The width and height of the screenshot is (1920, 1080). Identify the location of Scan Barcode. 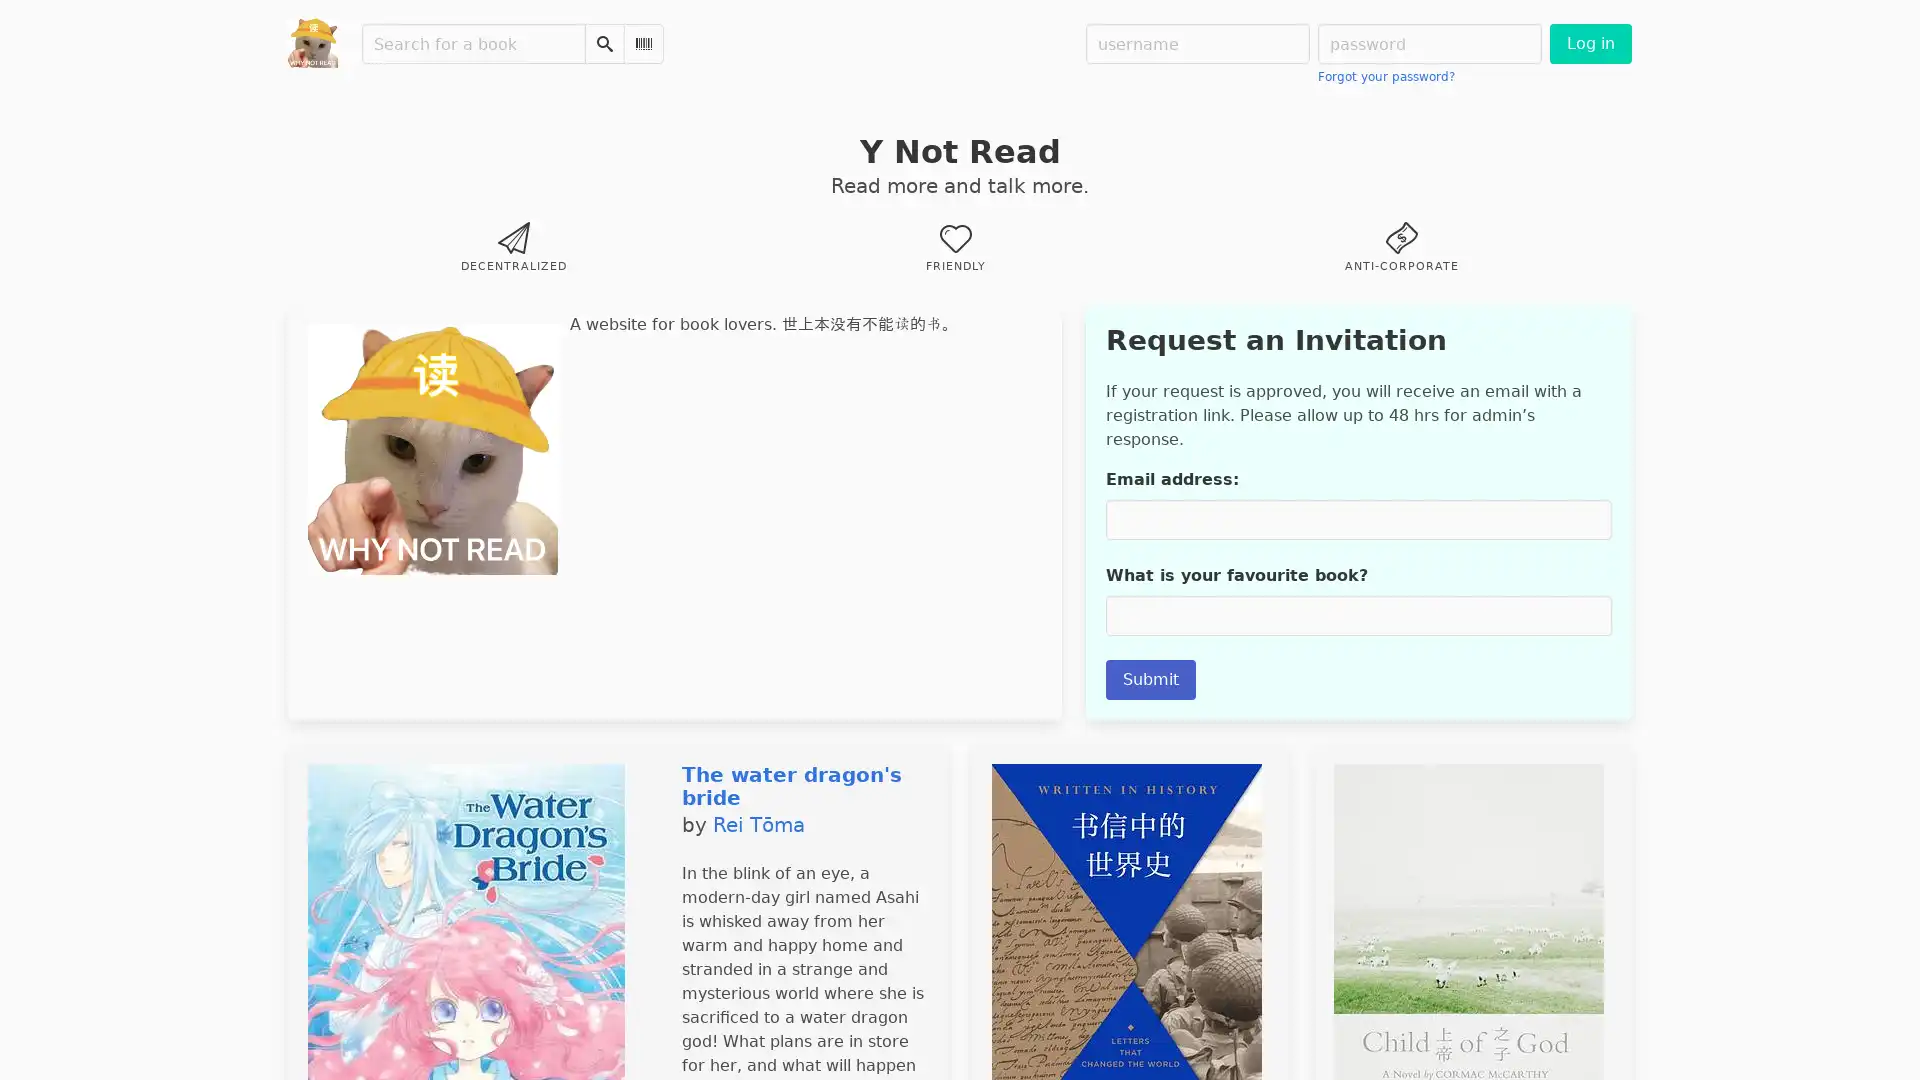
(643, 43).